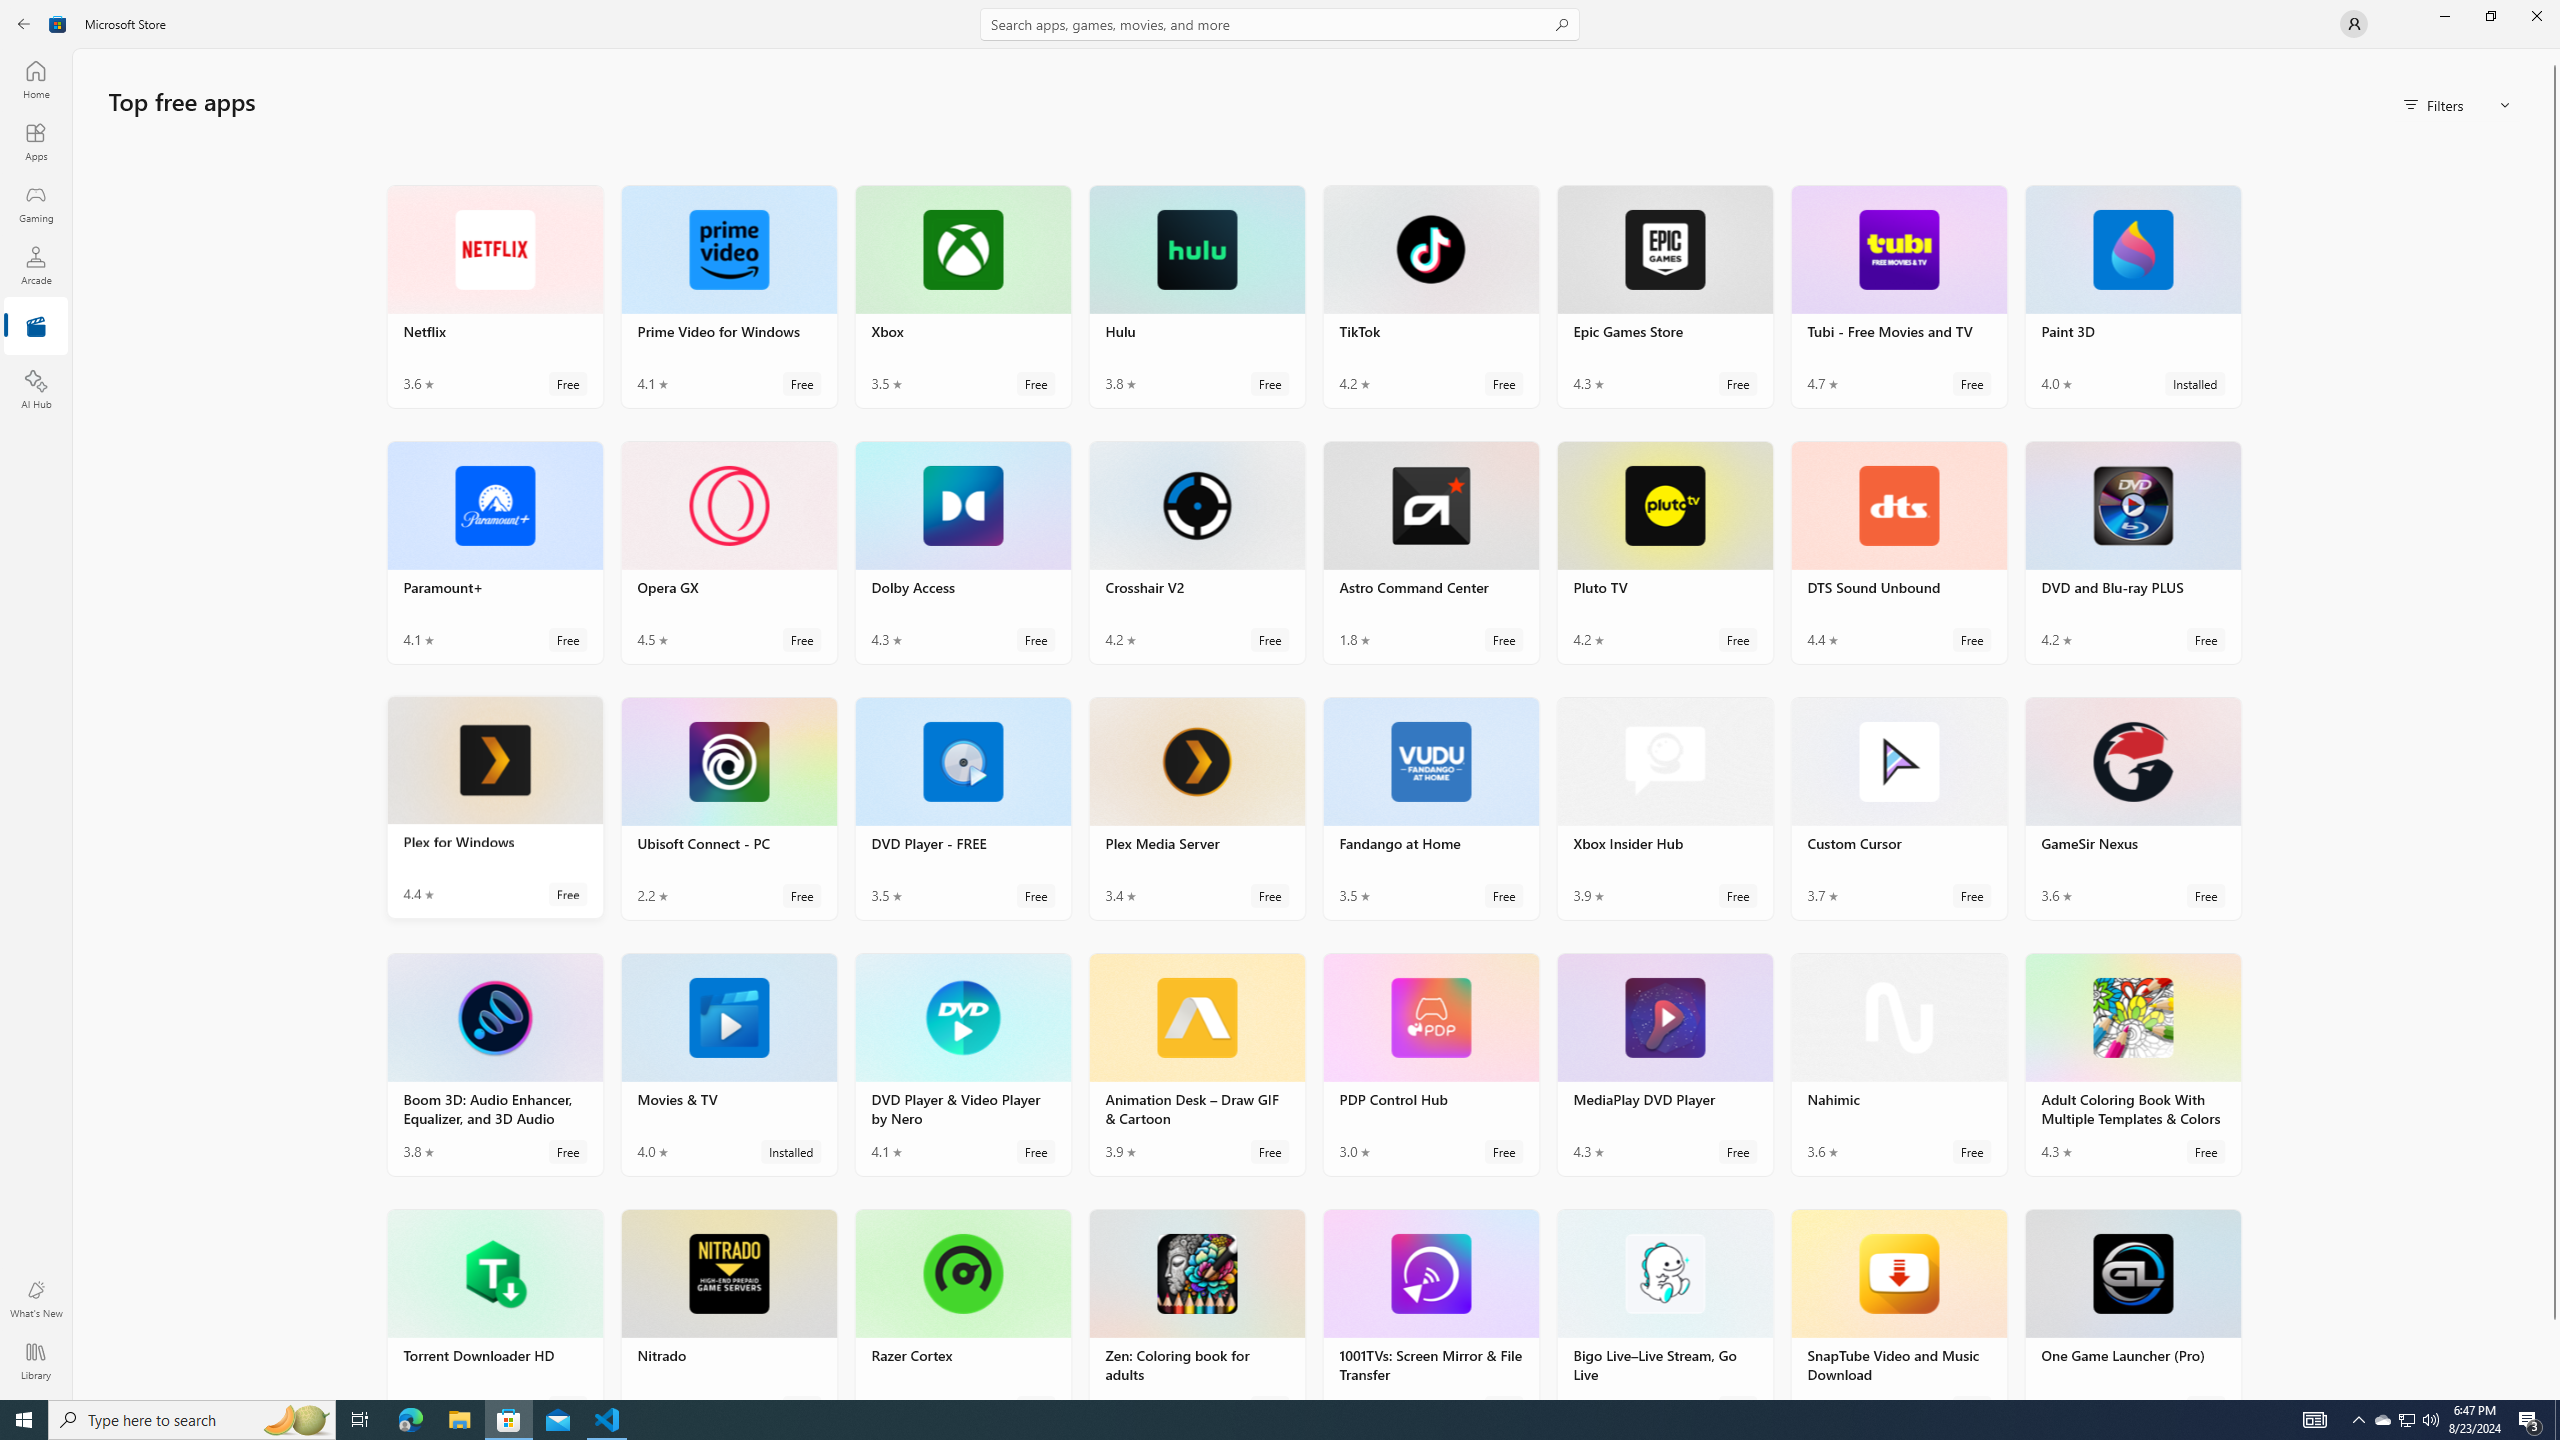 The height and width of the screenshot is (1440, 2560). Describe the element at coordinates (2535, 15) in the screenshot. I see `'Close Microsoft Store'` at that location.